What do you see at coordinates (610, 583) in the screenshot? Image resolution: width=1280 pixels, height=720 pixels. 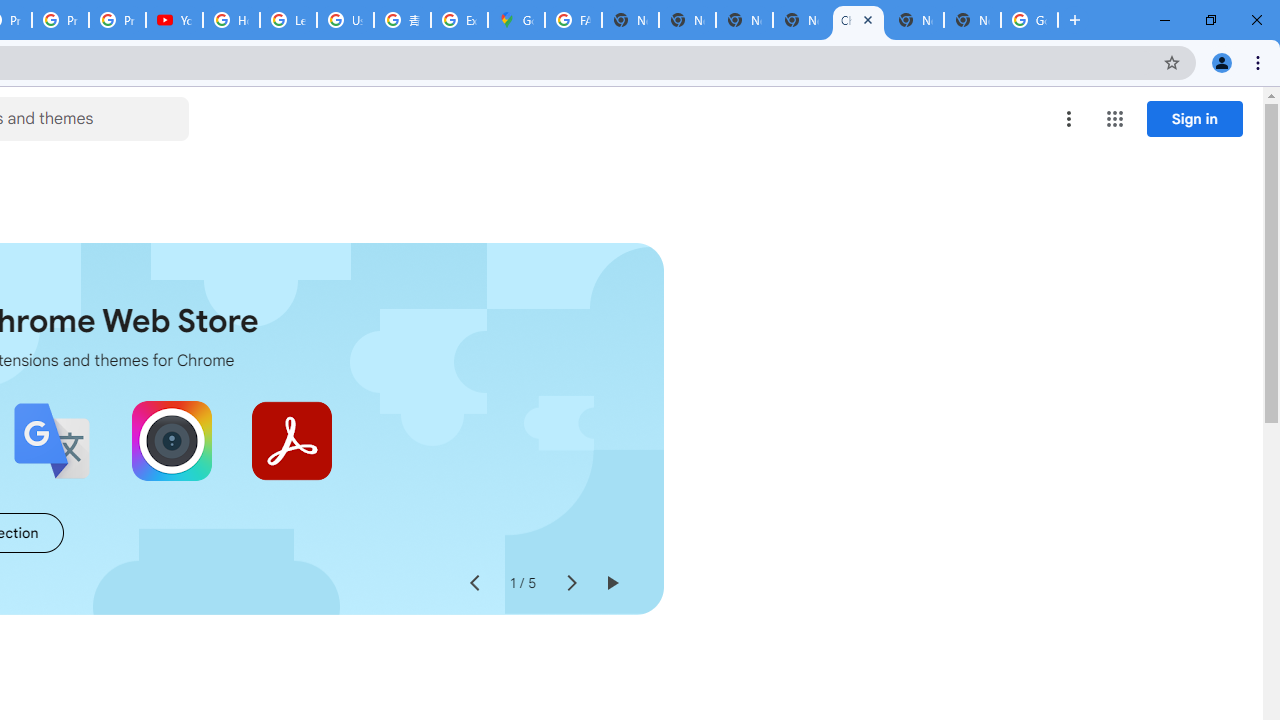 I see `'Resume auto-play'` at bounding box center [610, 583].